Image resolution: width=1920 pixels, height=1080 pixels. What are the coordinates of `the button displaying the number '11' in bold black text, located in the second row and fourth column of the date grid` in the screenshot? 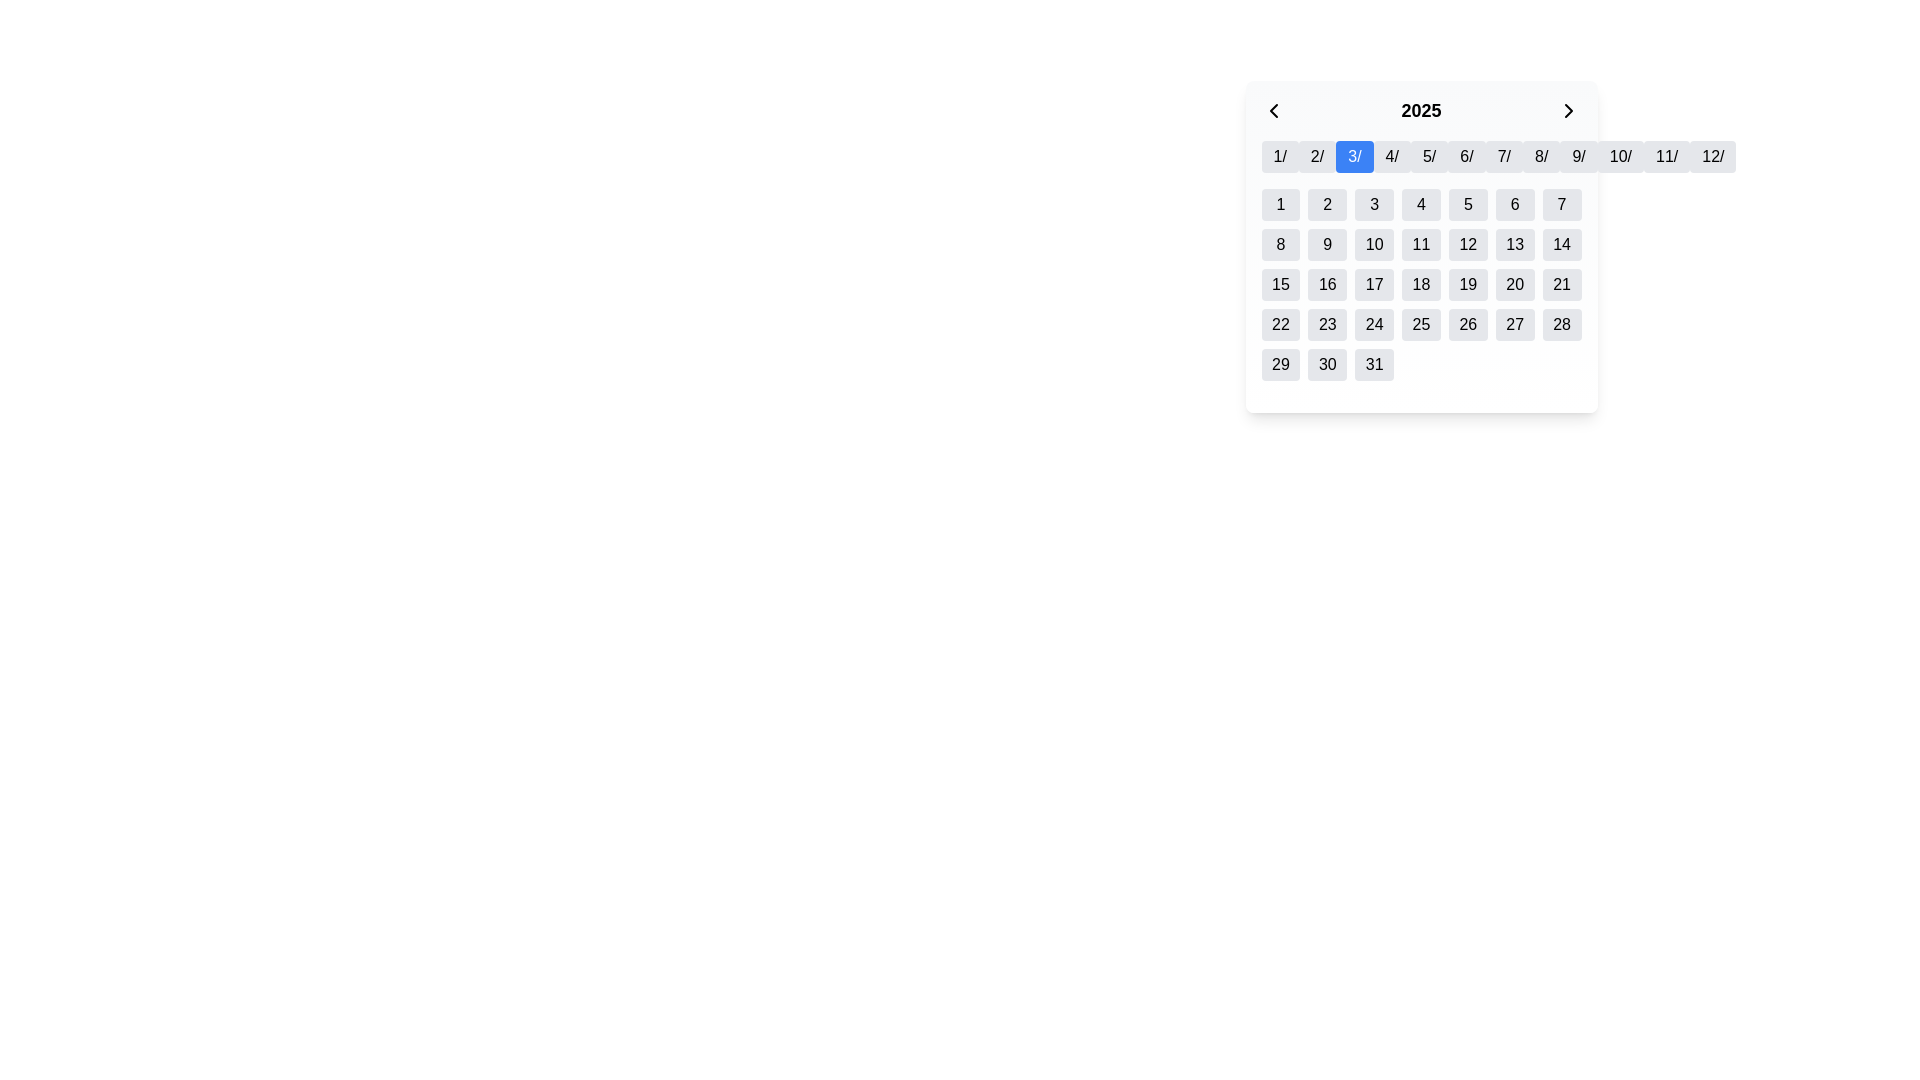 It's located at (1420, 244).